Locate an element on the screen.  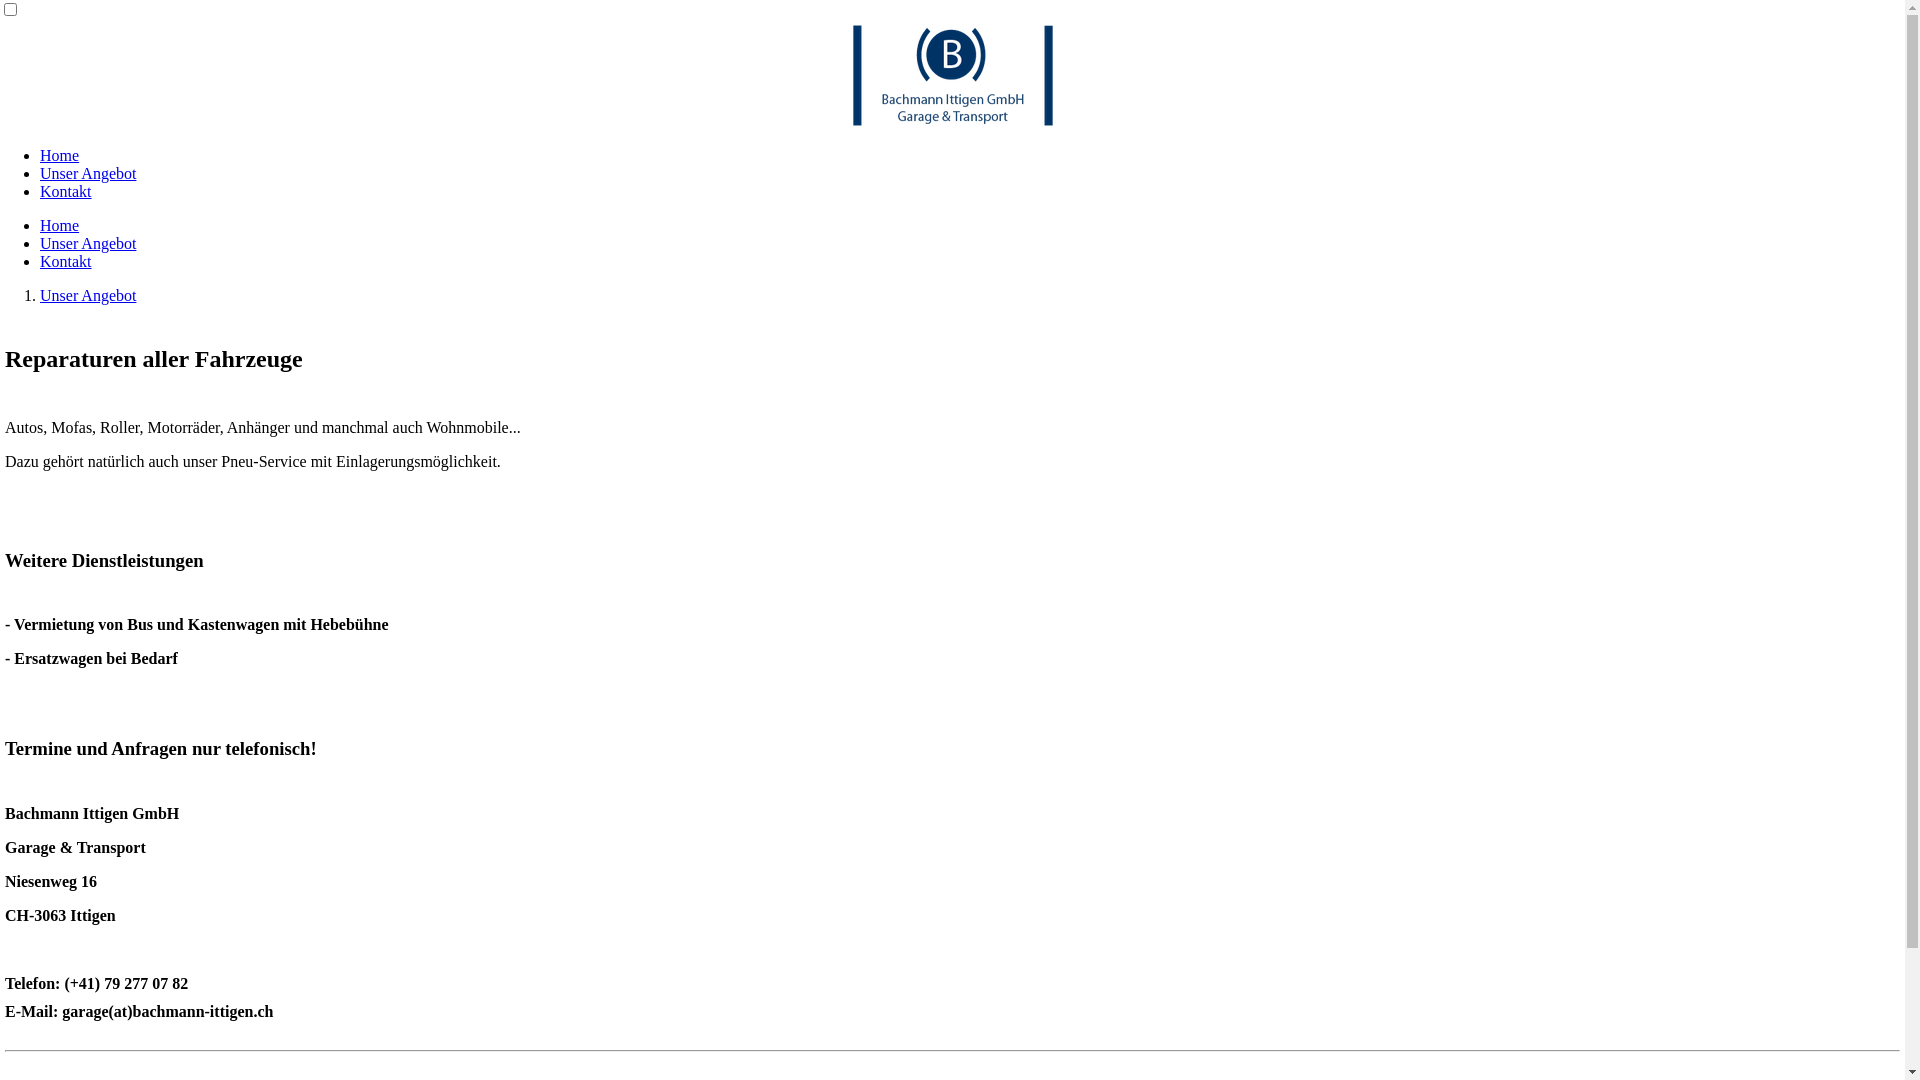
'Unser Angebot' is located at coordinates (86, 172).